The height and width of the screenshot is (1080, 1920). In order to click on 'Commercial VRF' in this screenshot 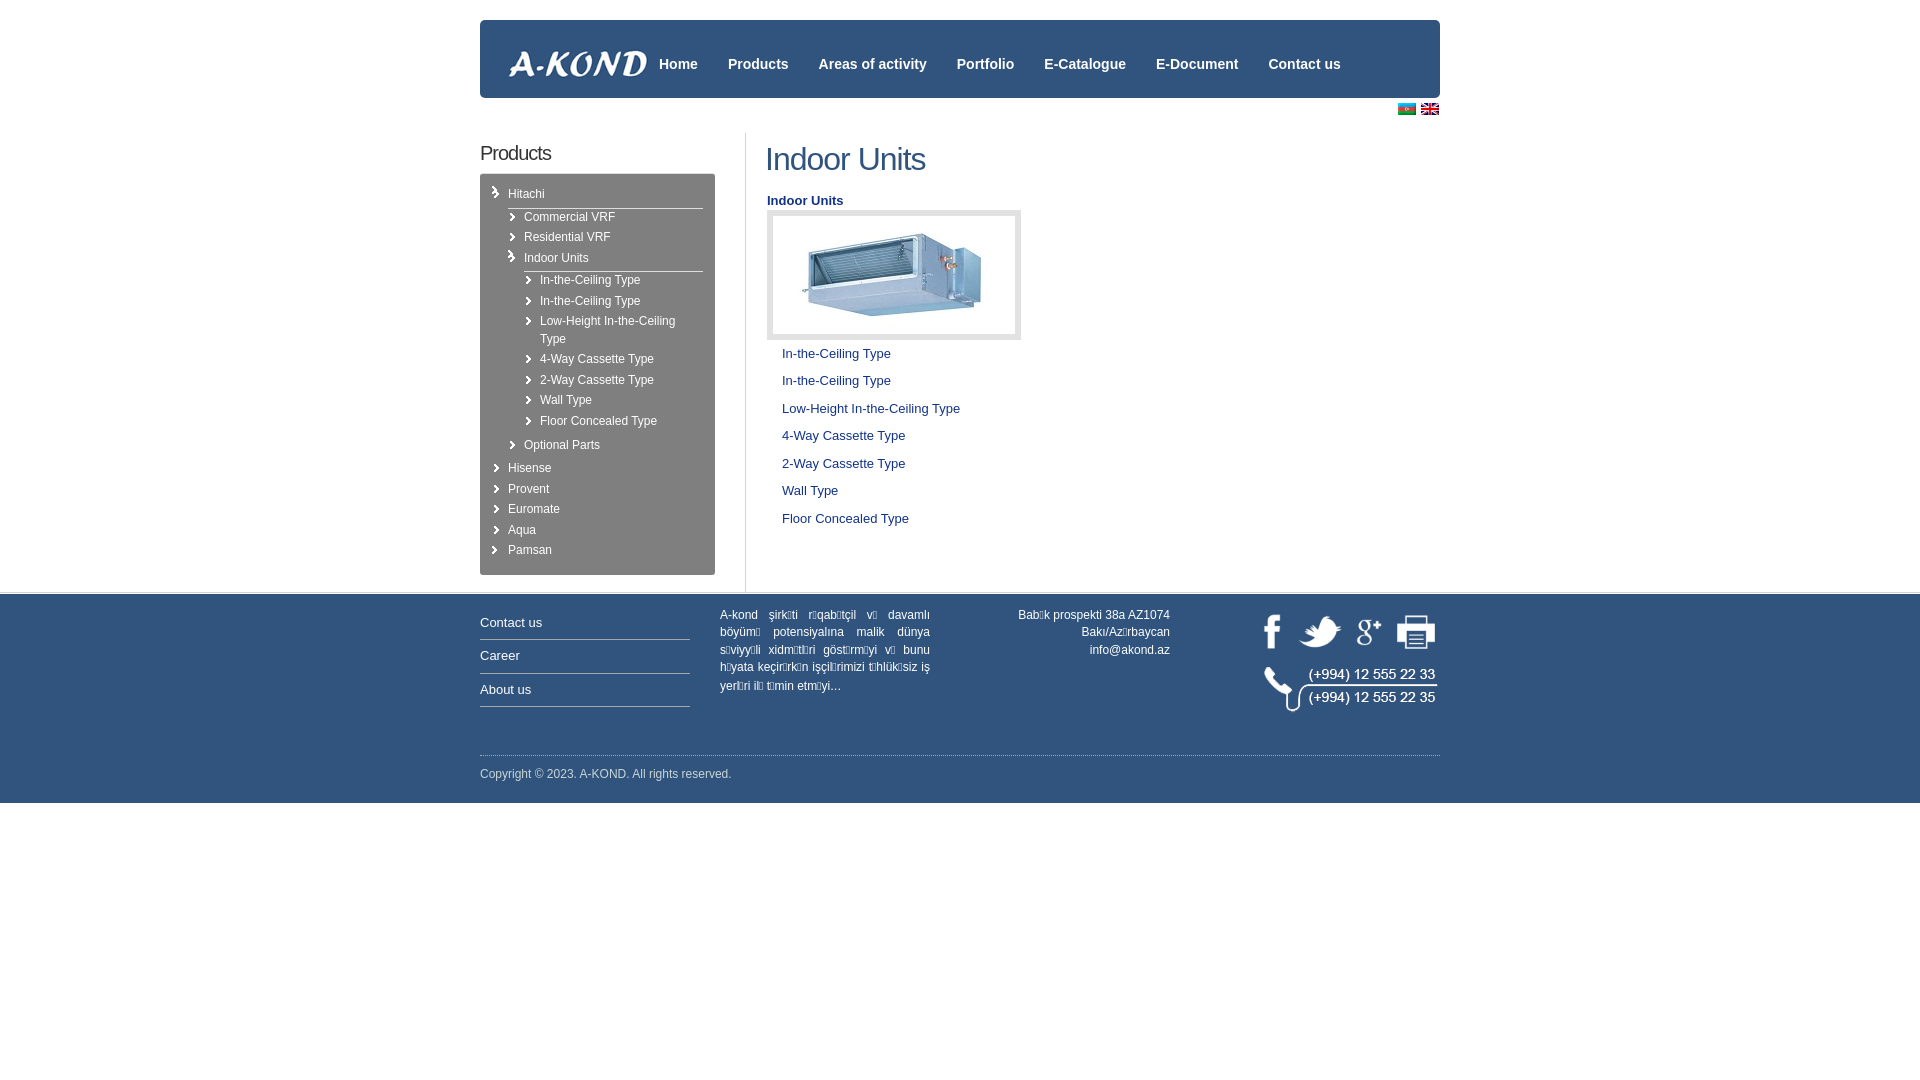, I will do `click(568, 216)`.